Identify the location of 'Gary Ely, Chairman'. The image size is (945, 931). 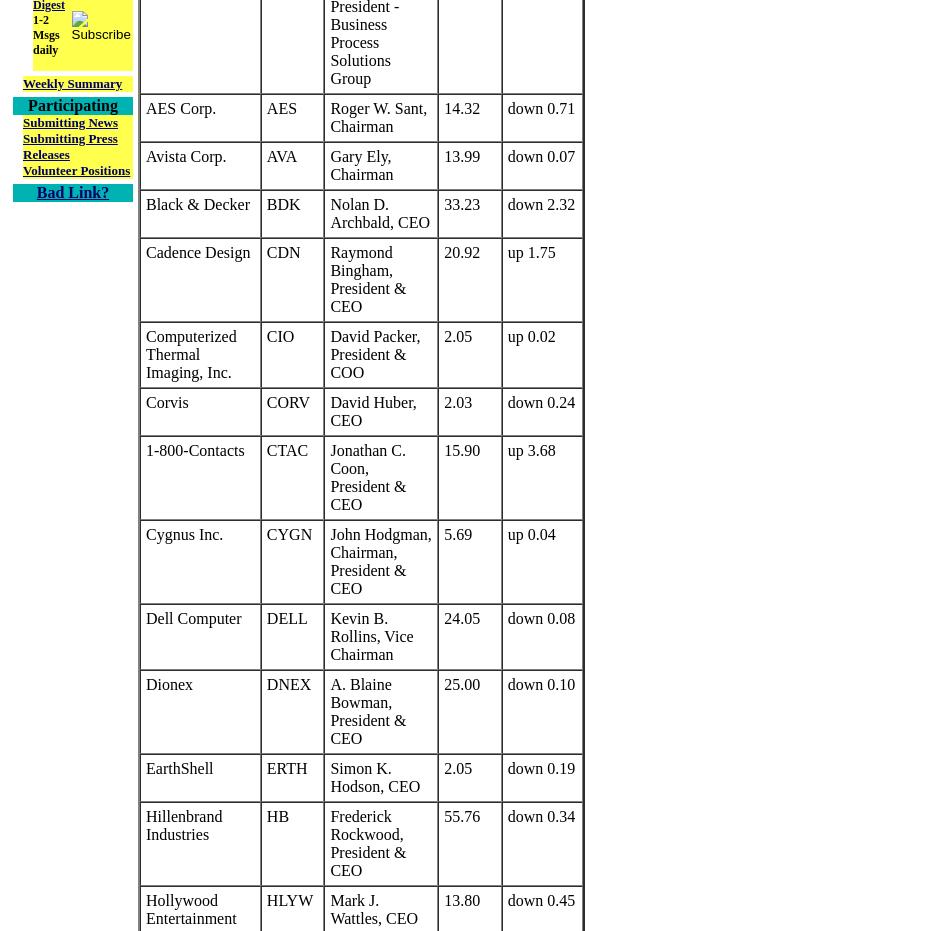
(329, 164).